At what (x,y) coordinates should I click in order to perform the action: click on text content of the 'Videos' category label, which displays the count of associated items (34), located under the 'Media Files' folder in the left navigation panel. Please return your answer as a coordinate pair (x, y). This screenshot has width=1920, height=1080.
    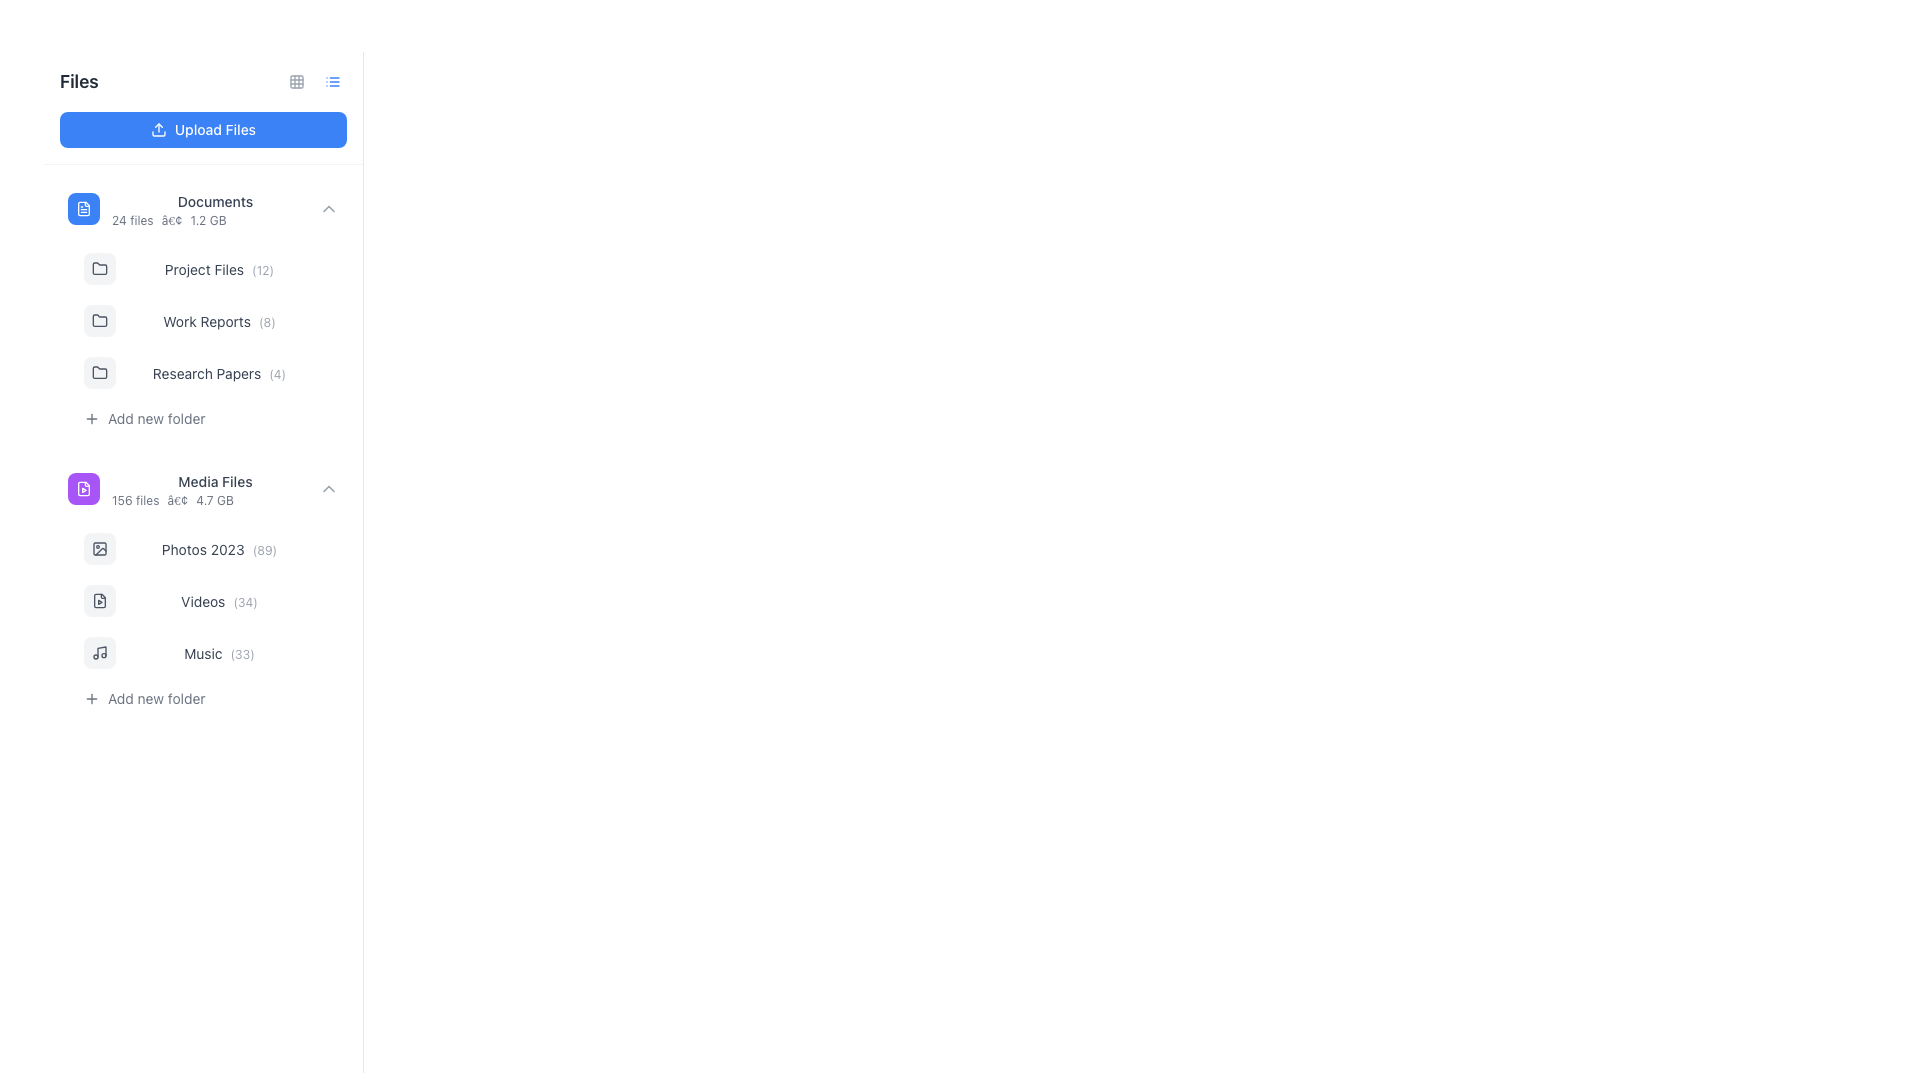
    Looking at the image, I should click on (219, 600).